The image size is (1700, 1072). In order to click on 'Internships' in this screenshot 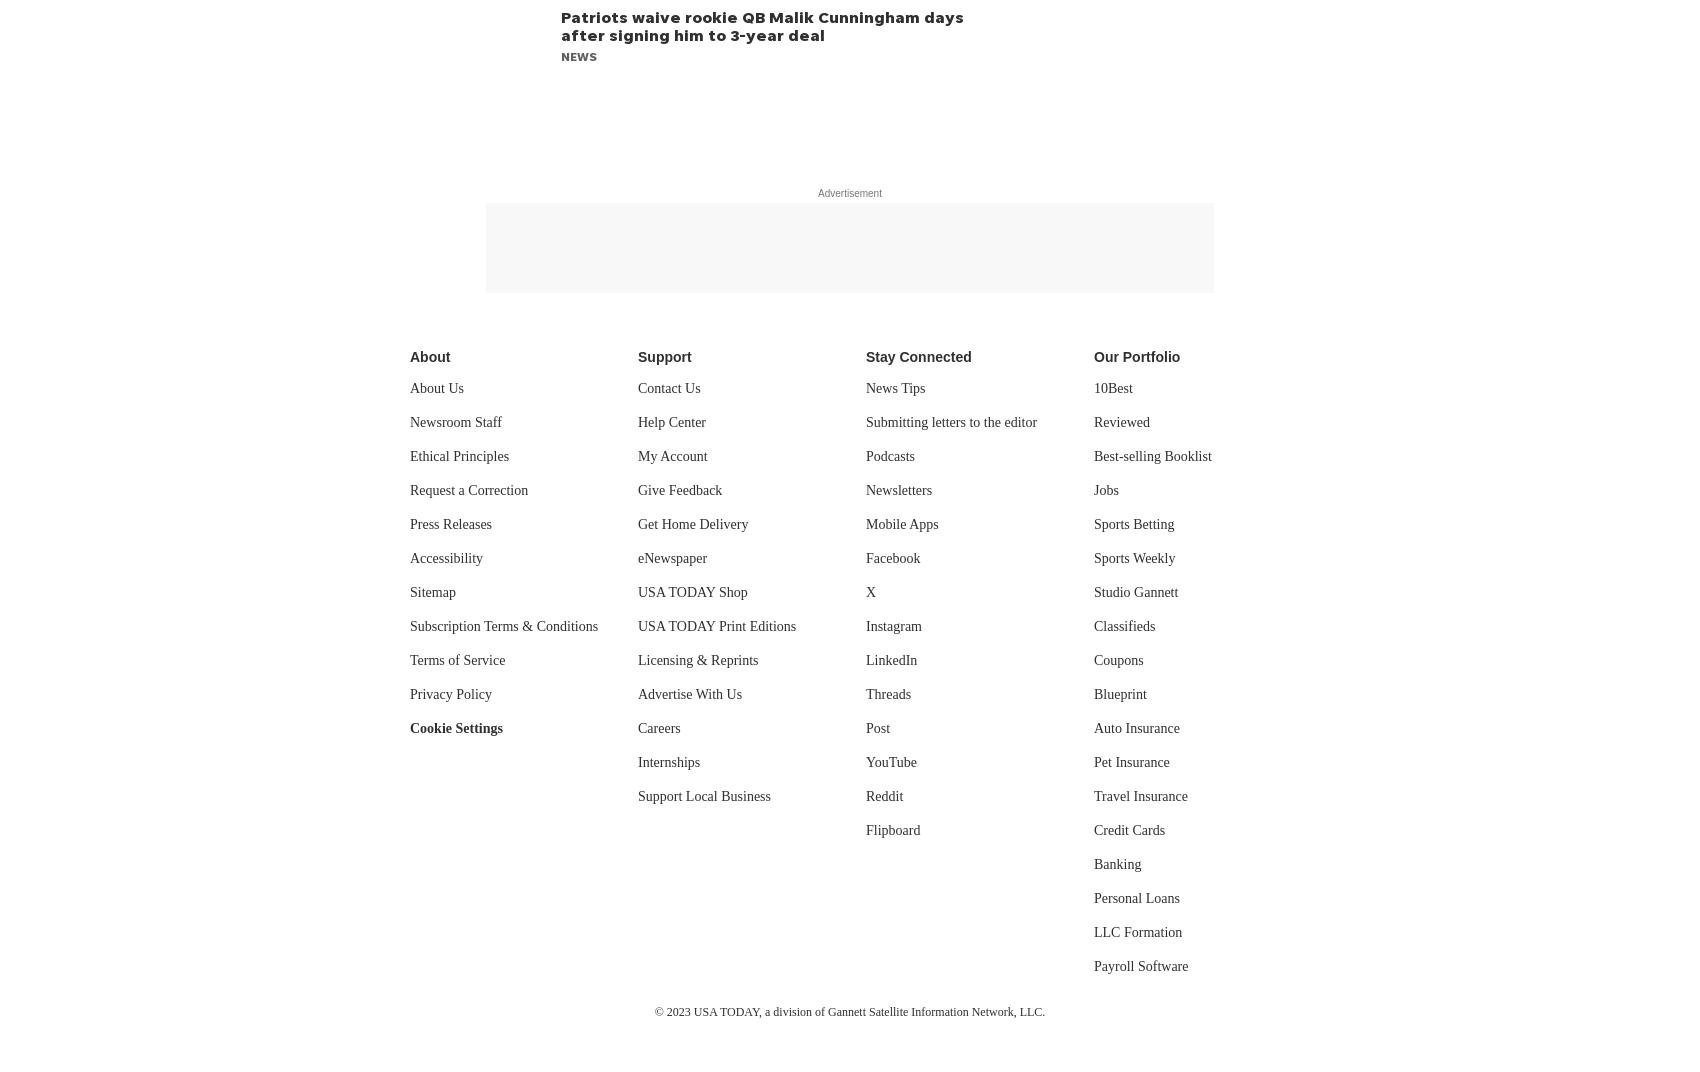, I will do `click(638, 762)`.